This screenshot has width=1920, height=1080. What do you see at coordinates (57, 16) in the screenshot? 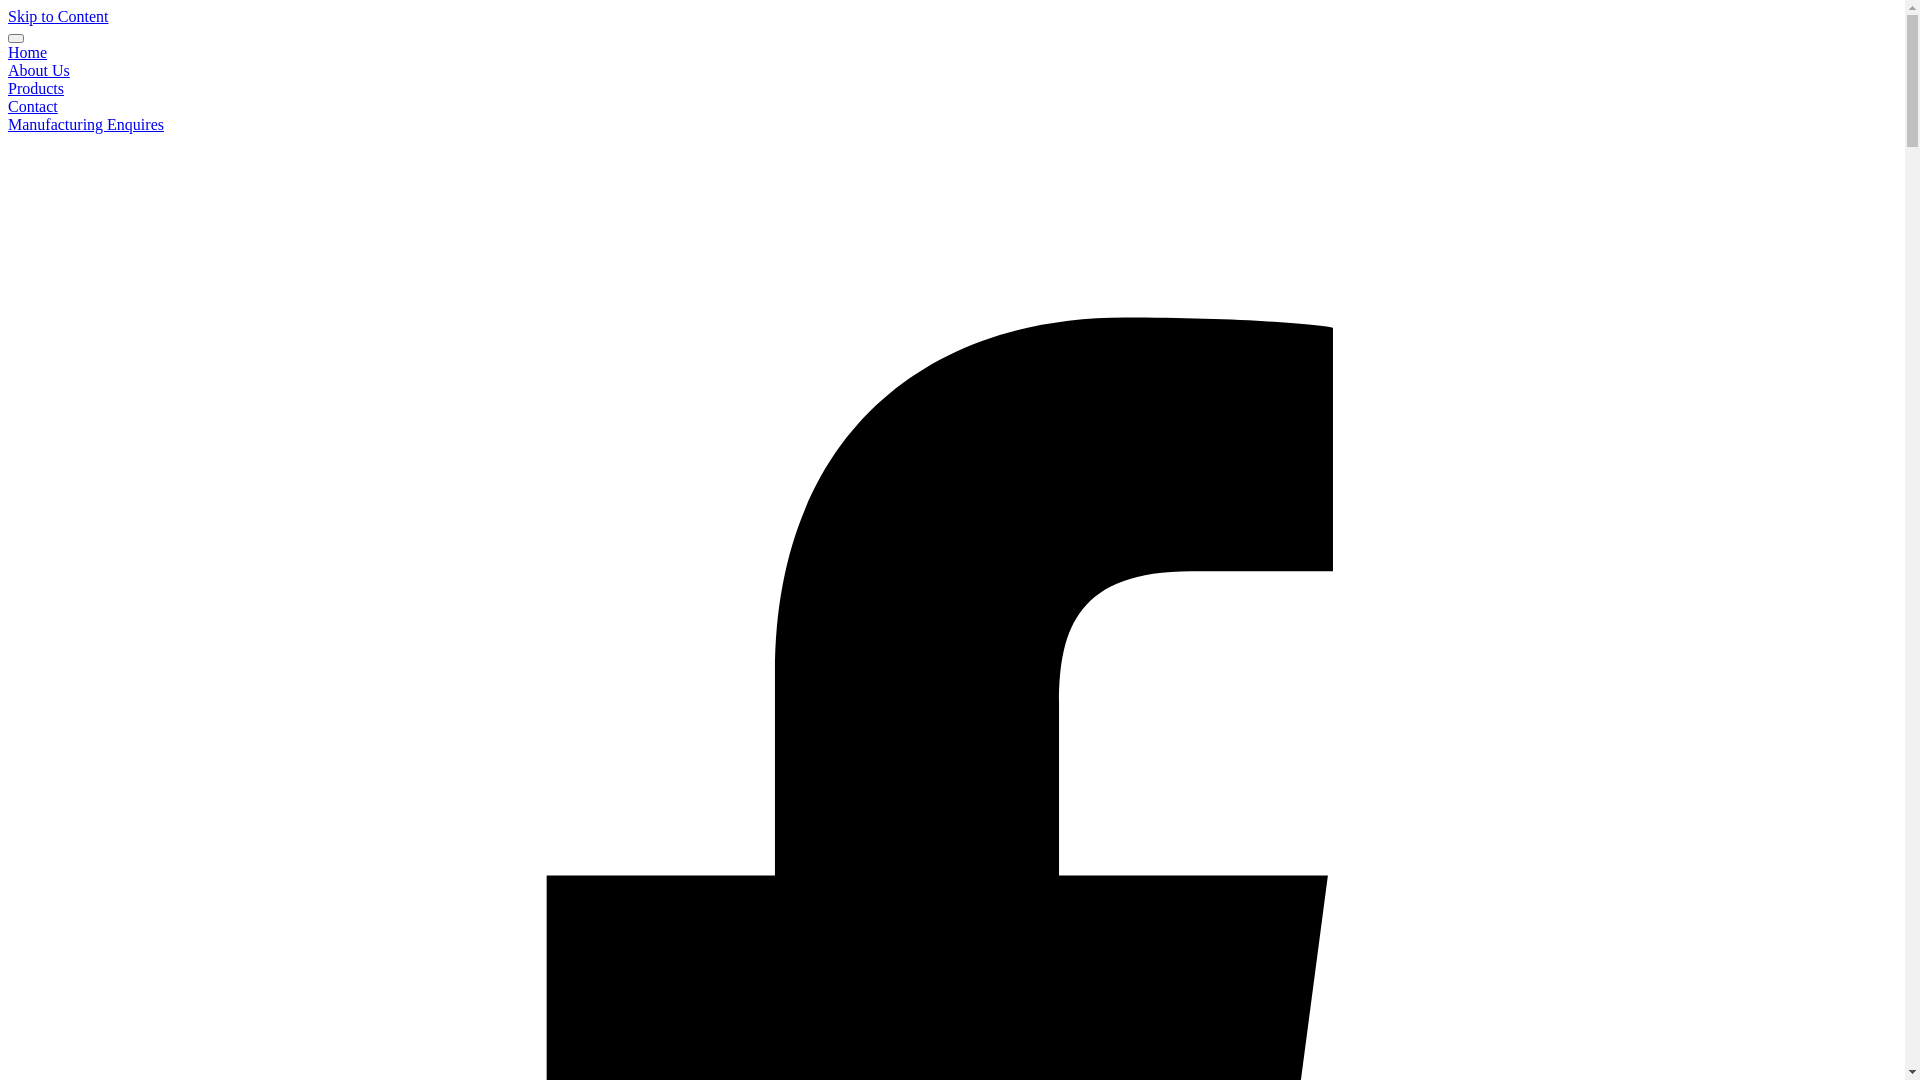
I see `'Skip to Content'` at bounding box center [57, 16].